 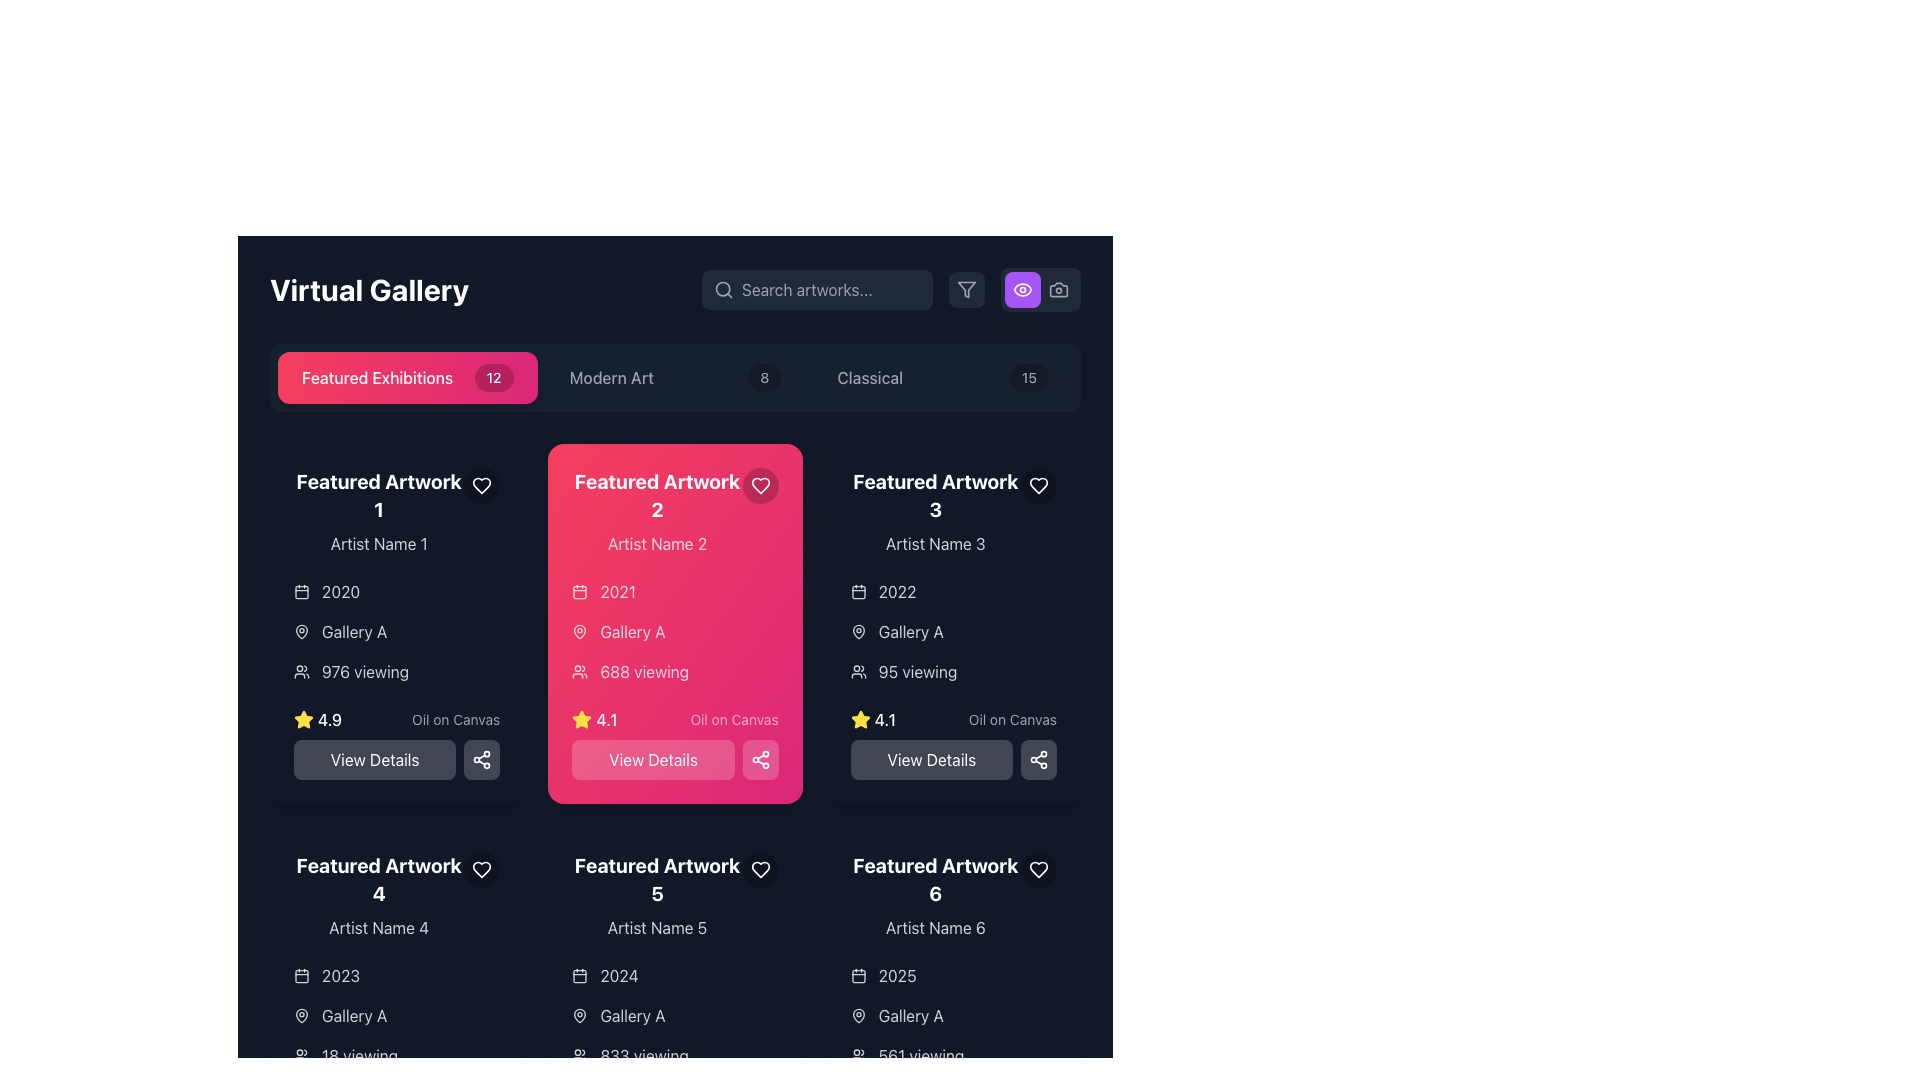 I want to click on the favorite button located in the upper-right corner of the 'Featured Artwork 1' section, so click(x=482, y=486).